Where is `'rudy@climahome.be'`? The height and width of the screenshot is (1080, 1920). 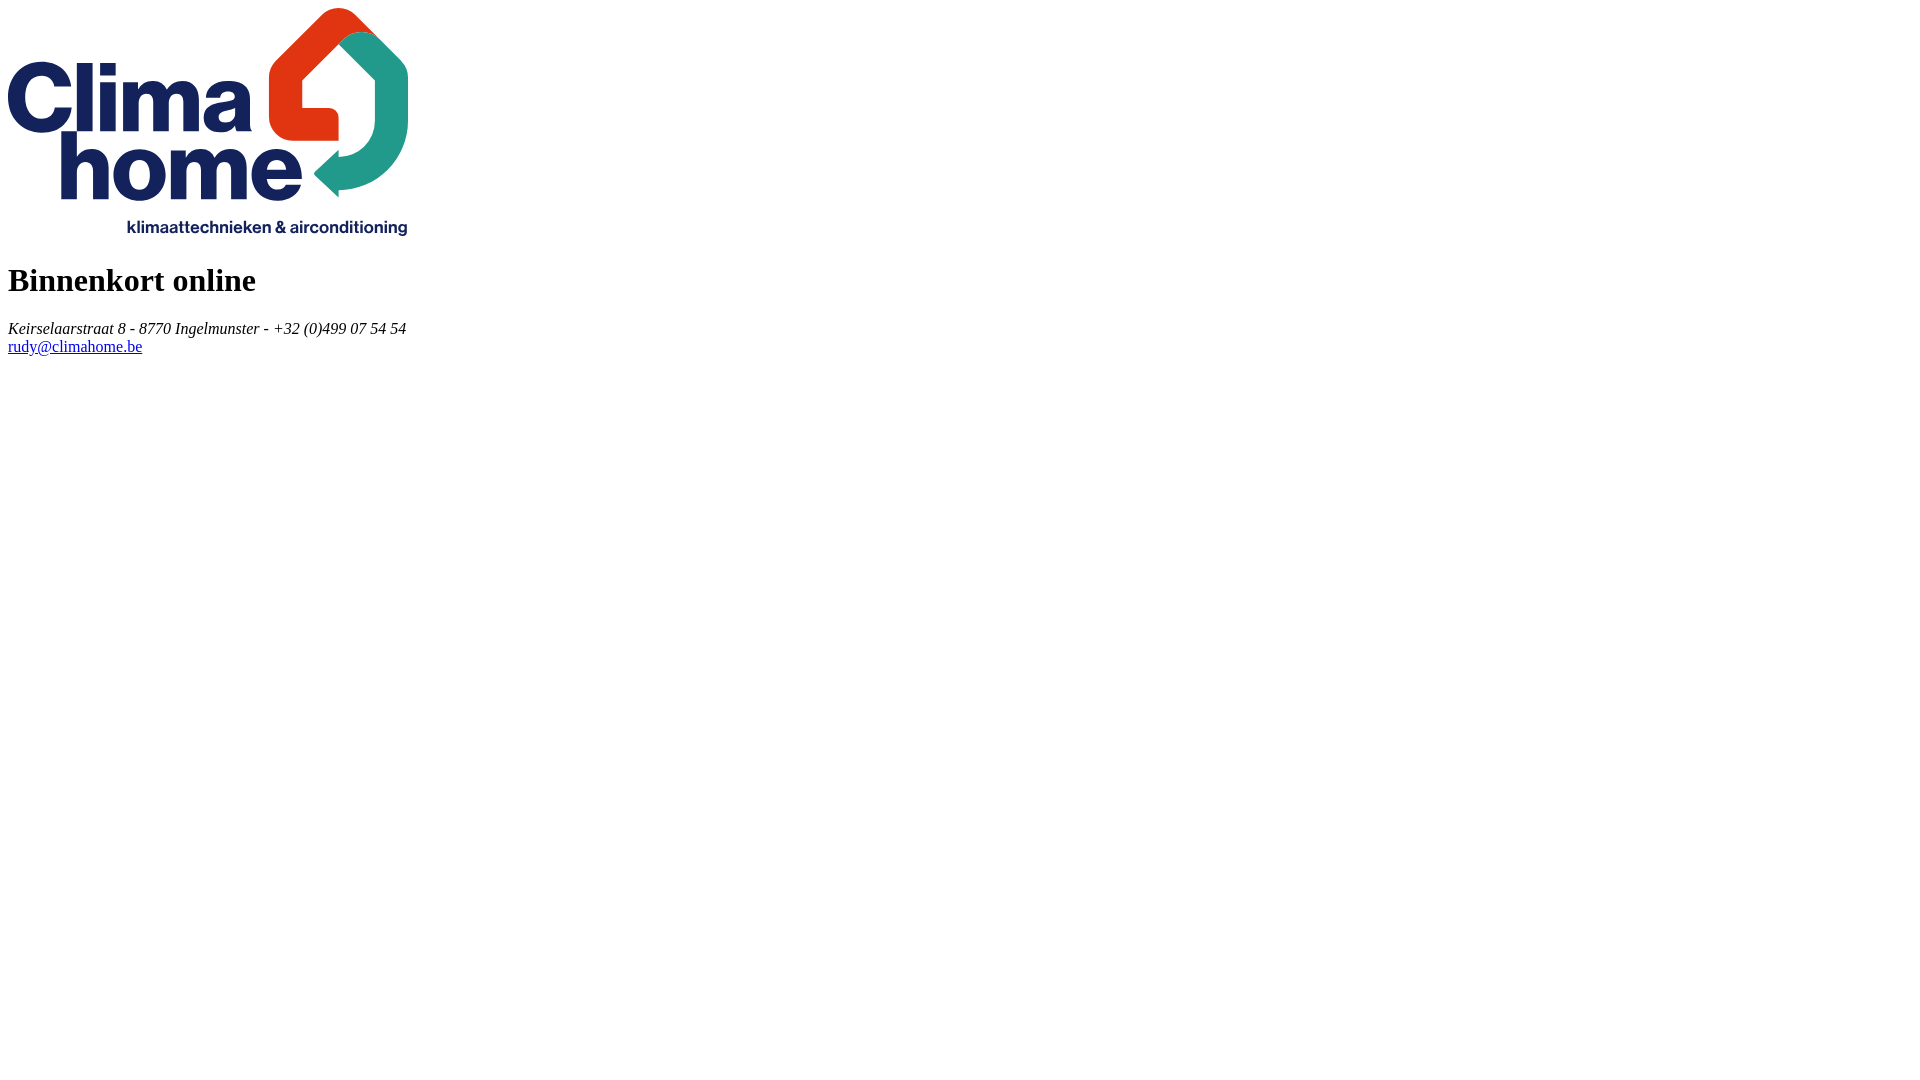 'rudy@climahome.be' is located at coordinates (75, 345).